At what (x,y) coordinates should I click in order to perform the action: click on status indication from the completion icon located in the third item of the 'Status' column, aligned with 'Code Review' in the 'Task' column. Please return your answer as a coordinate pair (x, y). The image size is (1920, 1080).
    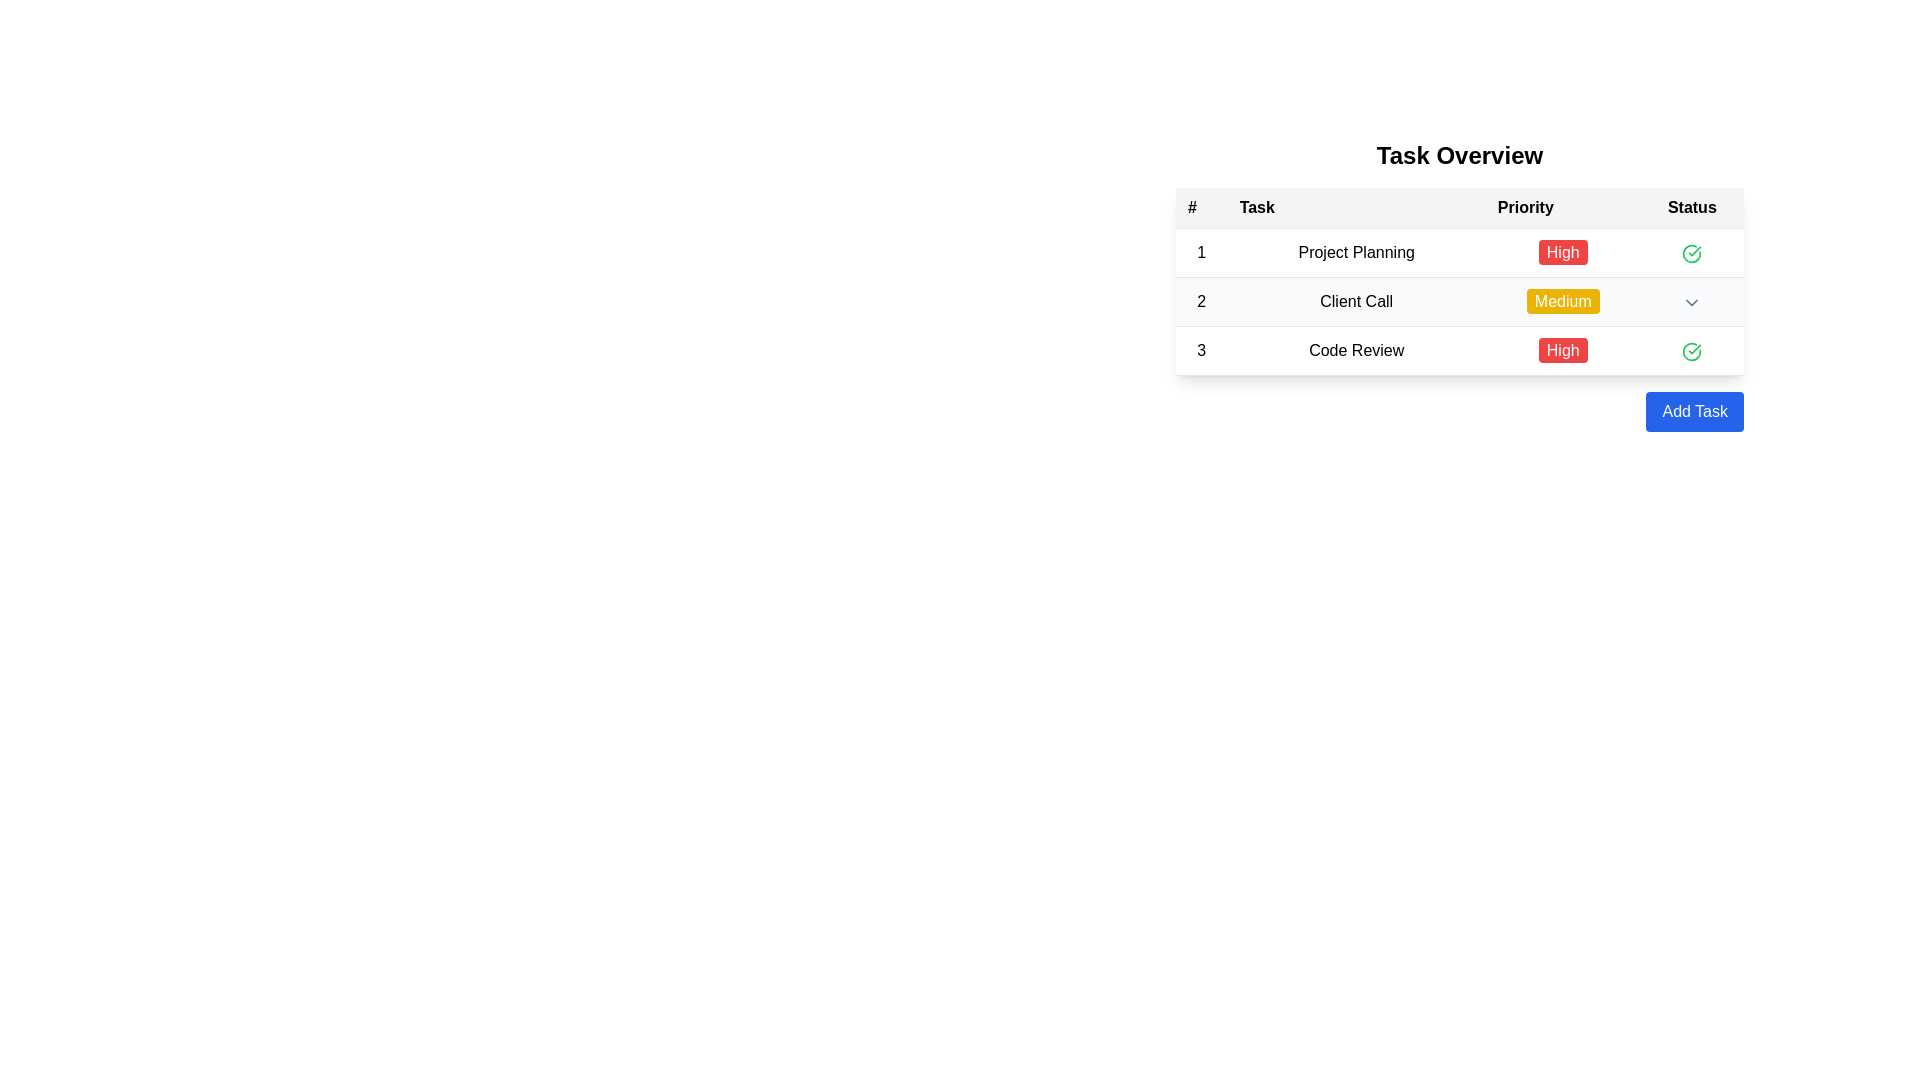
    Looking at the image, I should click on (1691, 252).